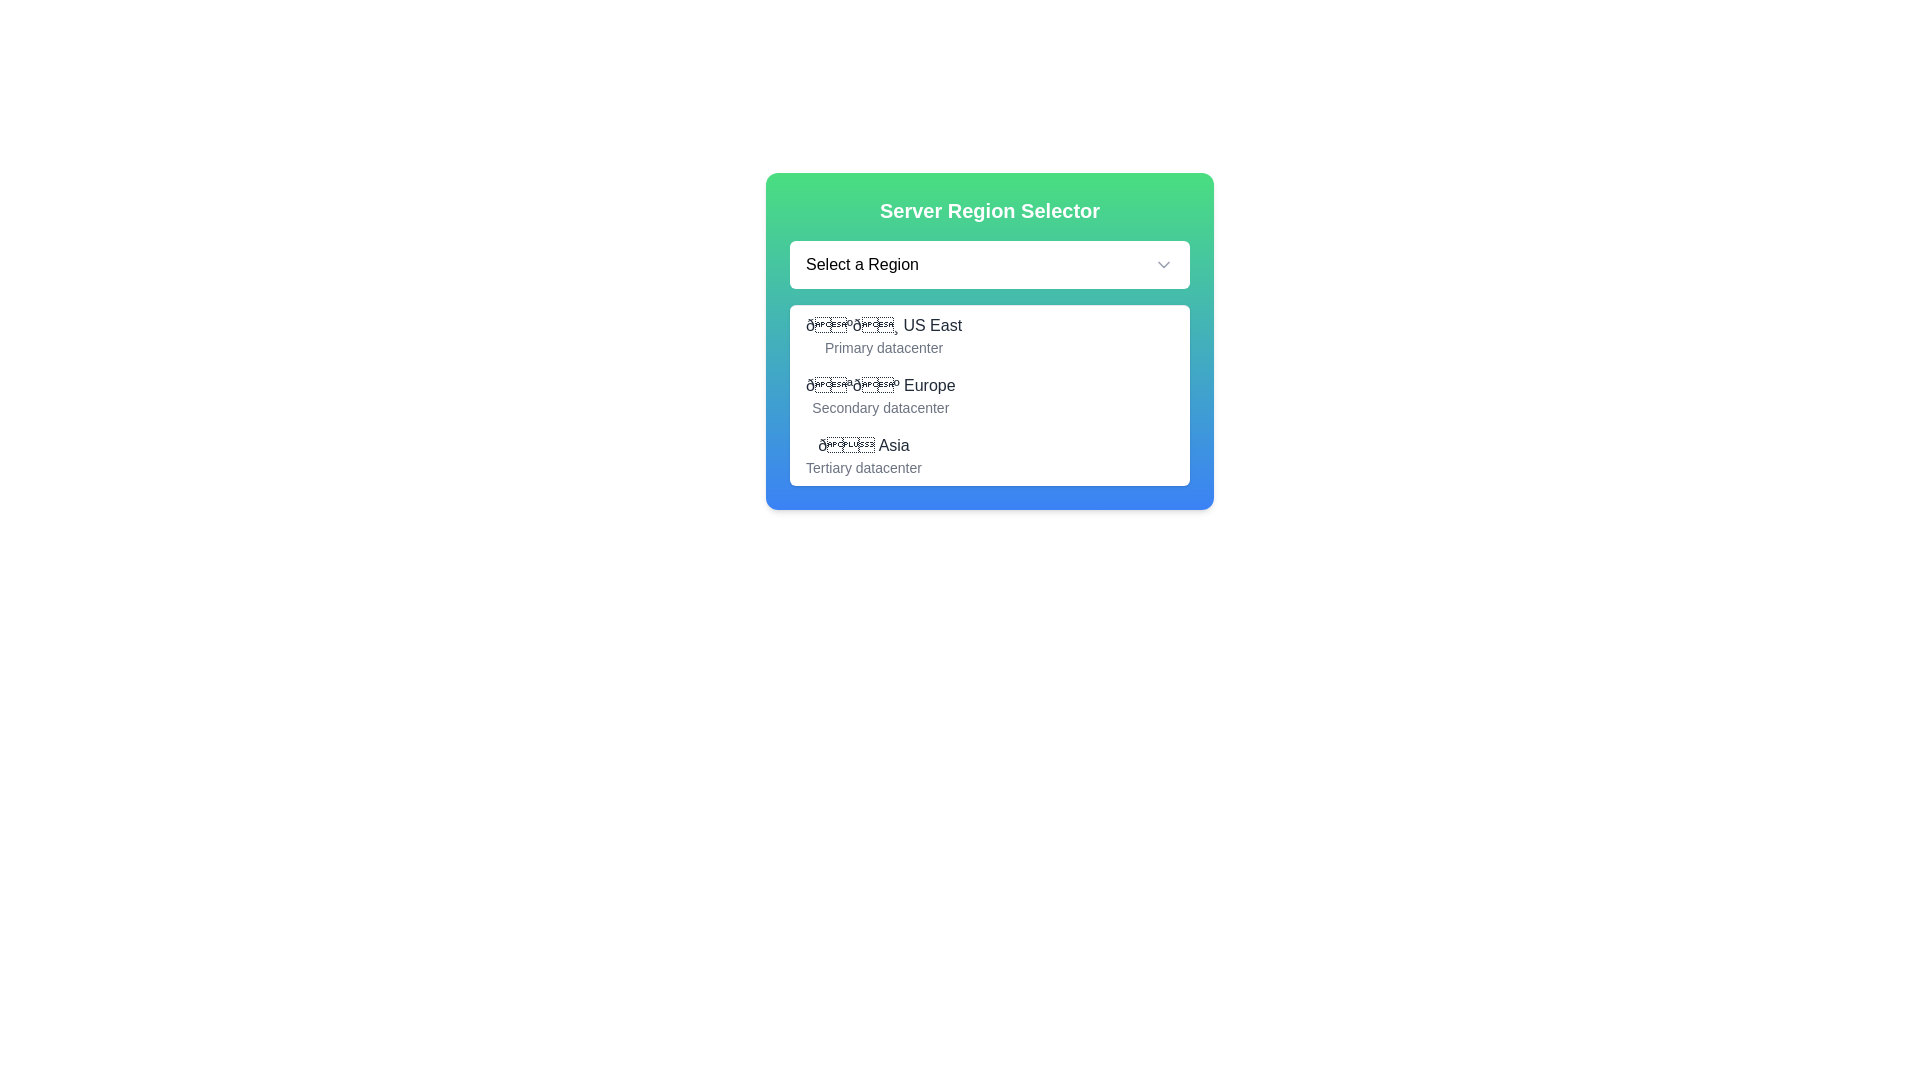 This screenshot has height=1080, width=1920. I want to click on the first item in the dropdown list, which displays a flag emoji followed by 'US East', so click(989, 334).